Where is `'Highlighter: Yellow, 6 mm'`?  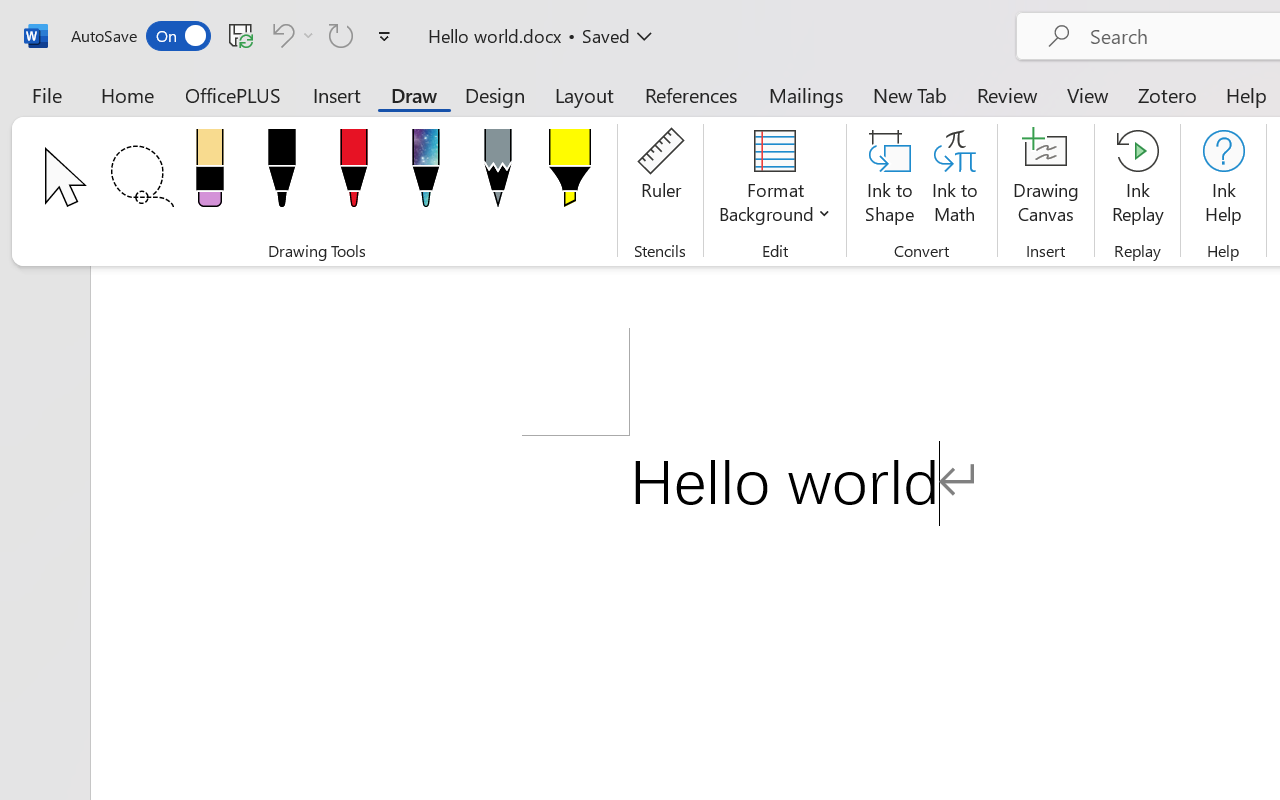 'Highlighter: Yellow, 6 mm' is located at coordinates (568, 173).